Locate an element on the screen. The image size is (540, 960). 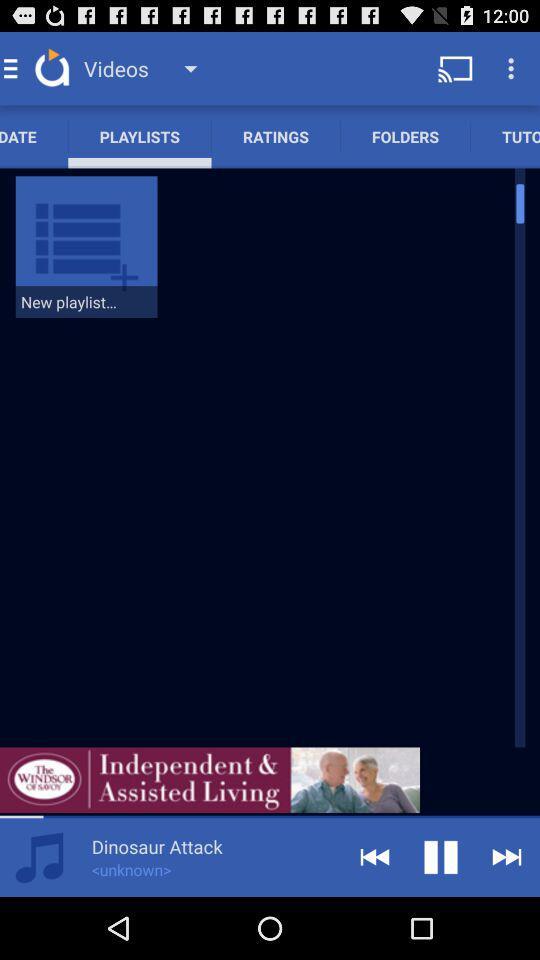
the music icon is located at coordinates (39, 917).